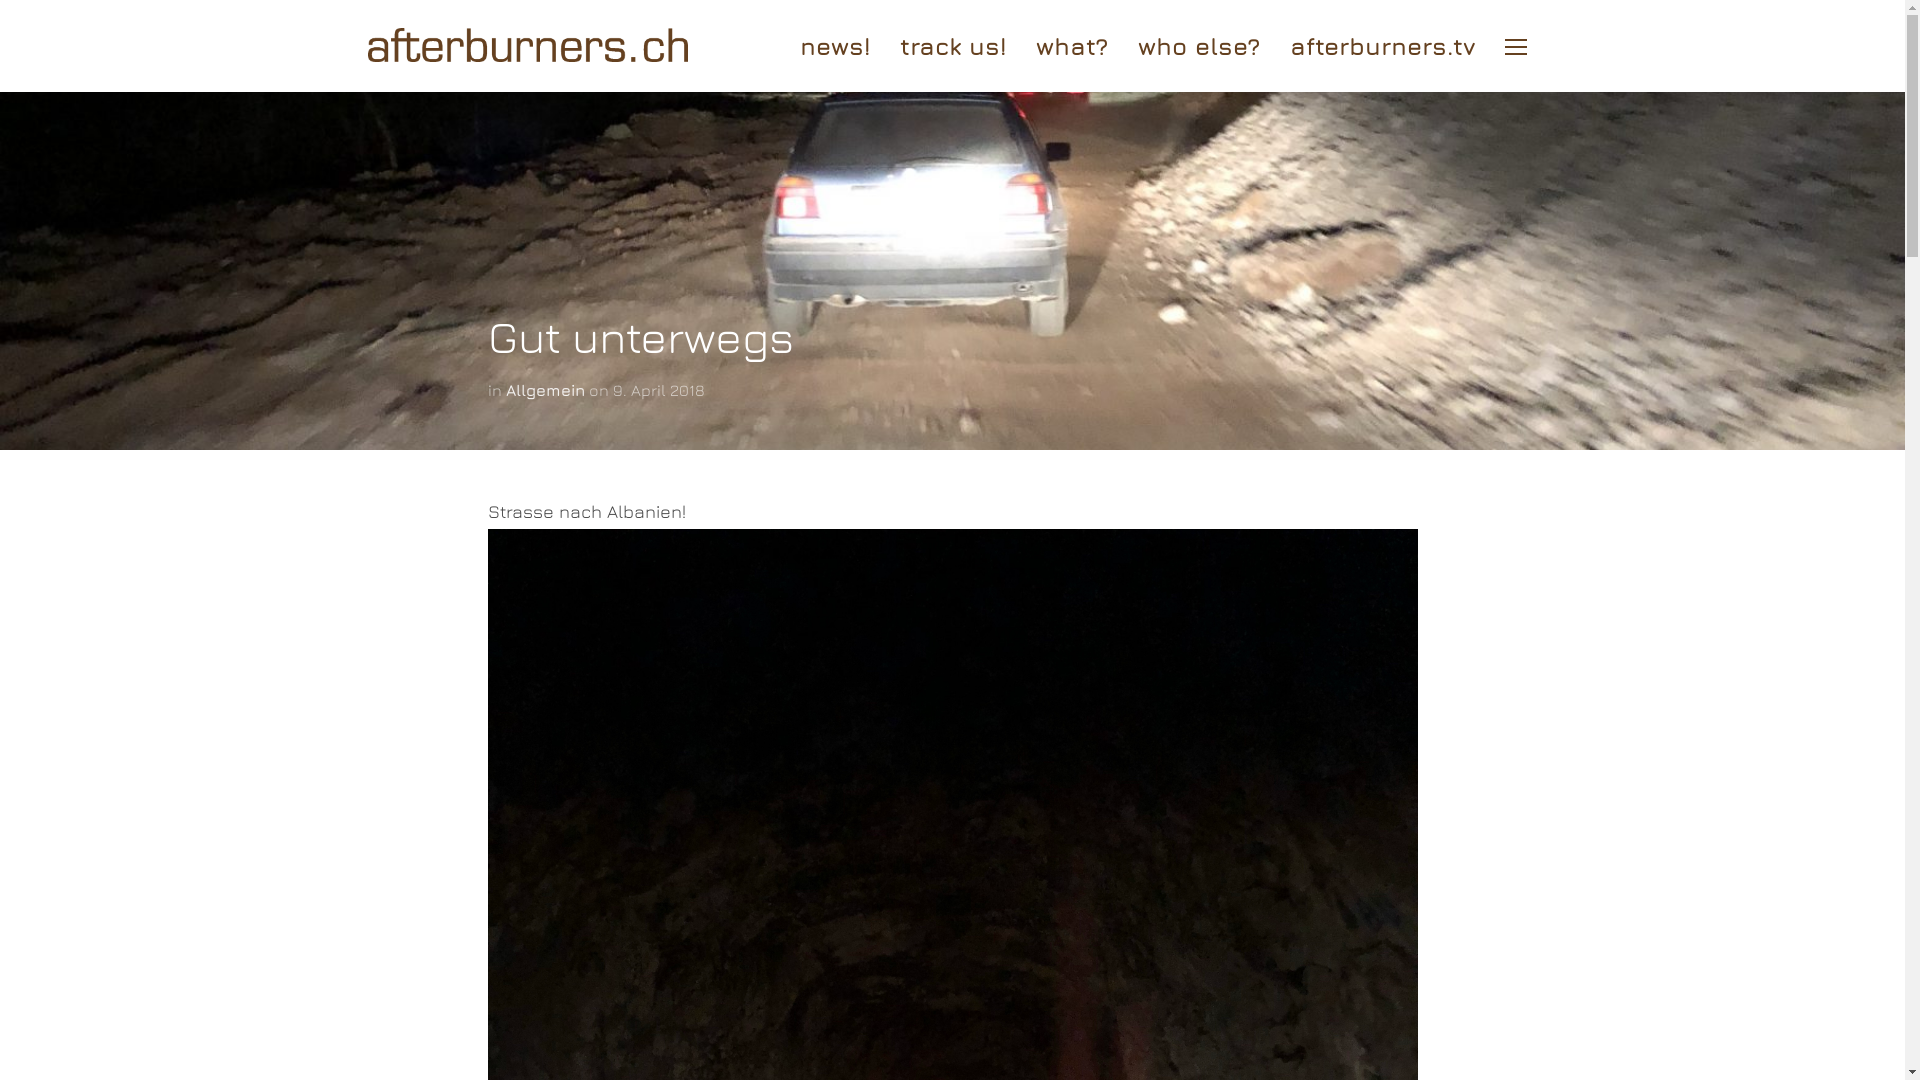 Image resolution: width=1920 pixels, height=1080 pixels. I want to click on 'news!', so click(835, 45).